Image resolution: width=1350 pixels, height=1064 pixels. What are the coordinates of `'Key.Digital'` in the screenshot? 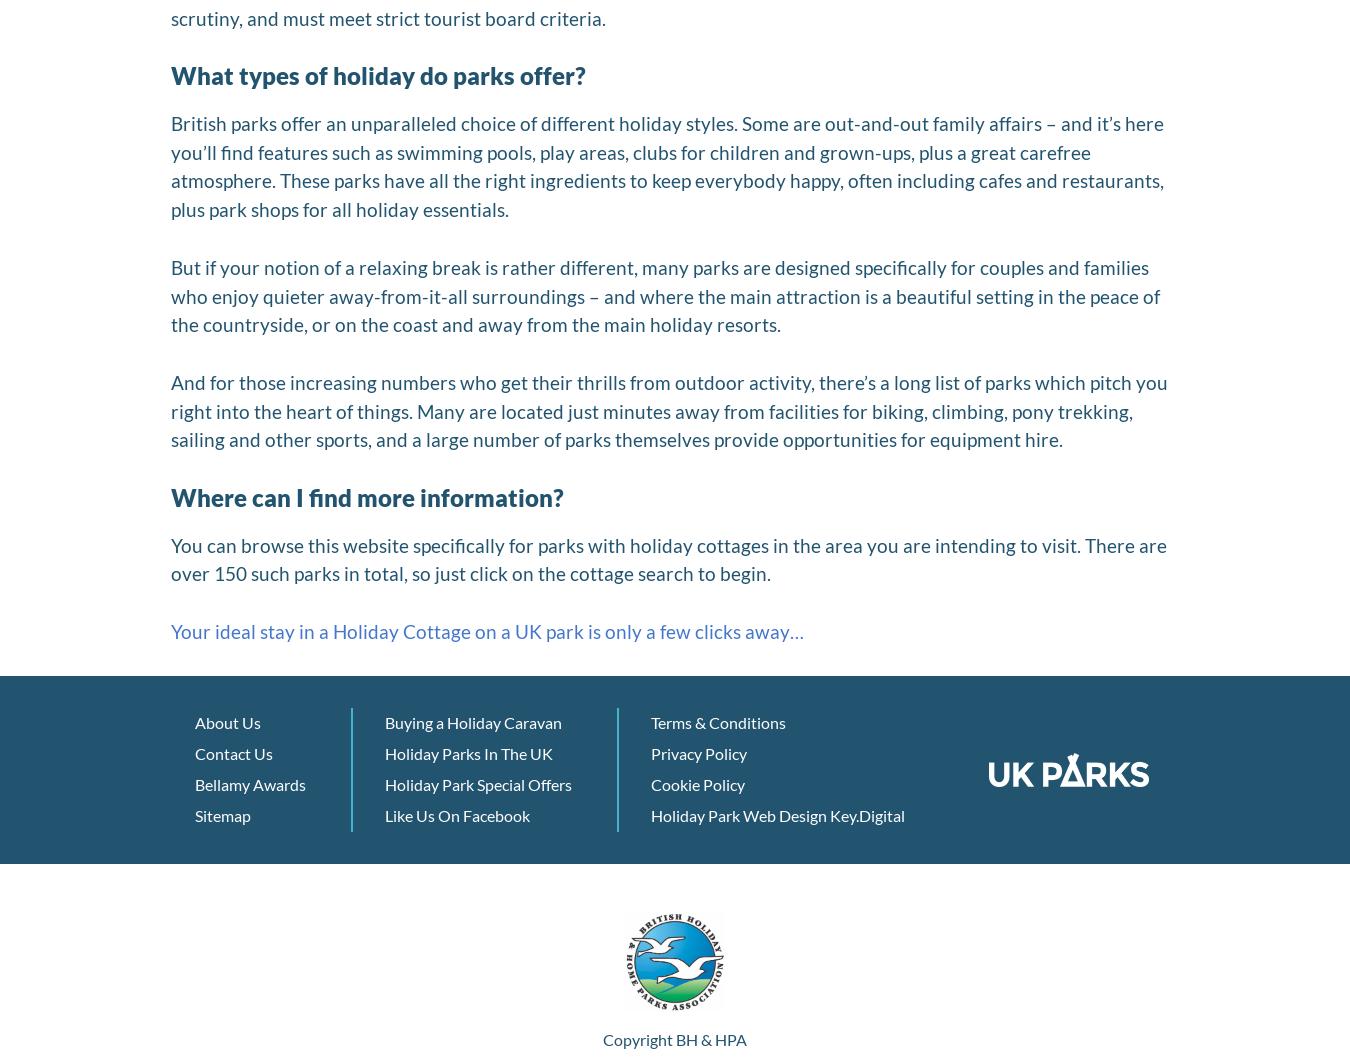 It's located at (867, 815).